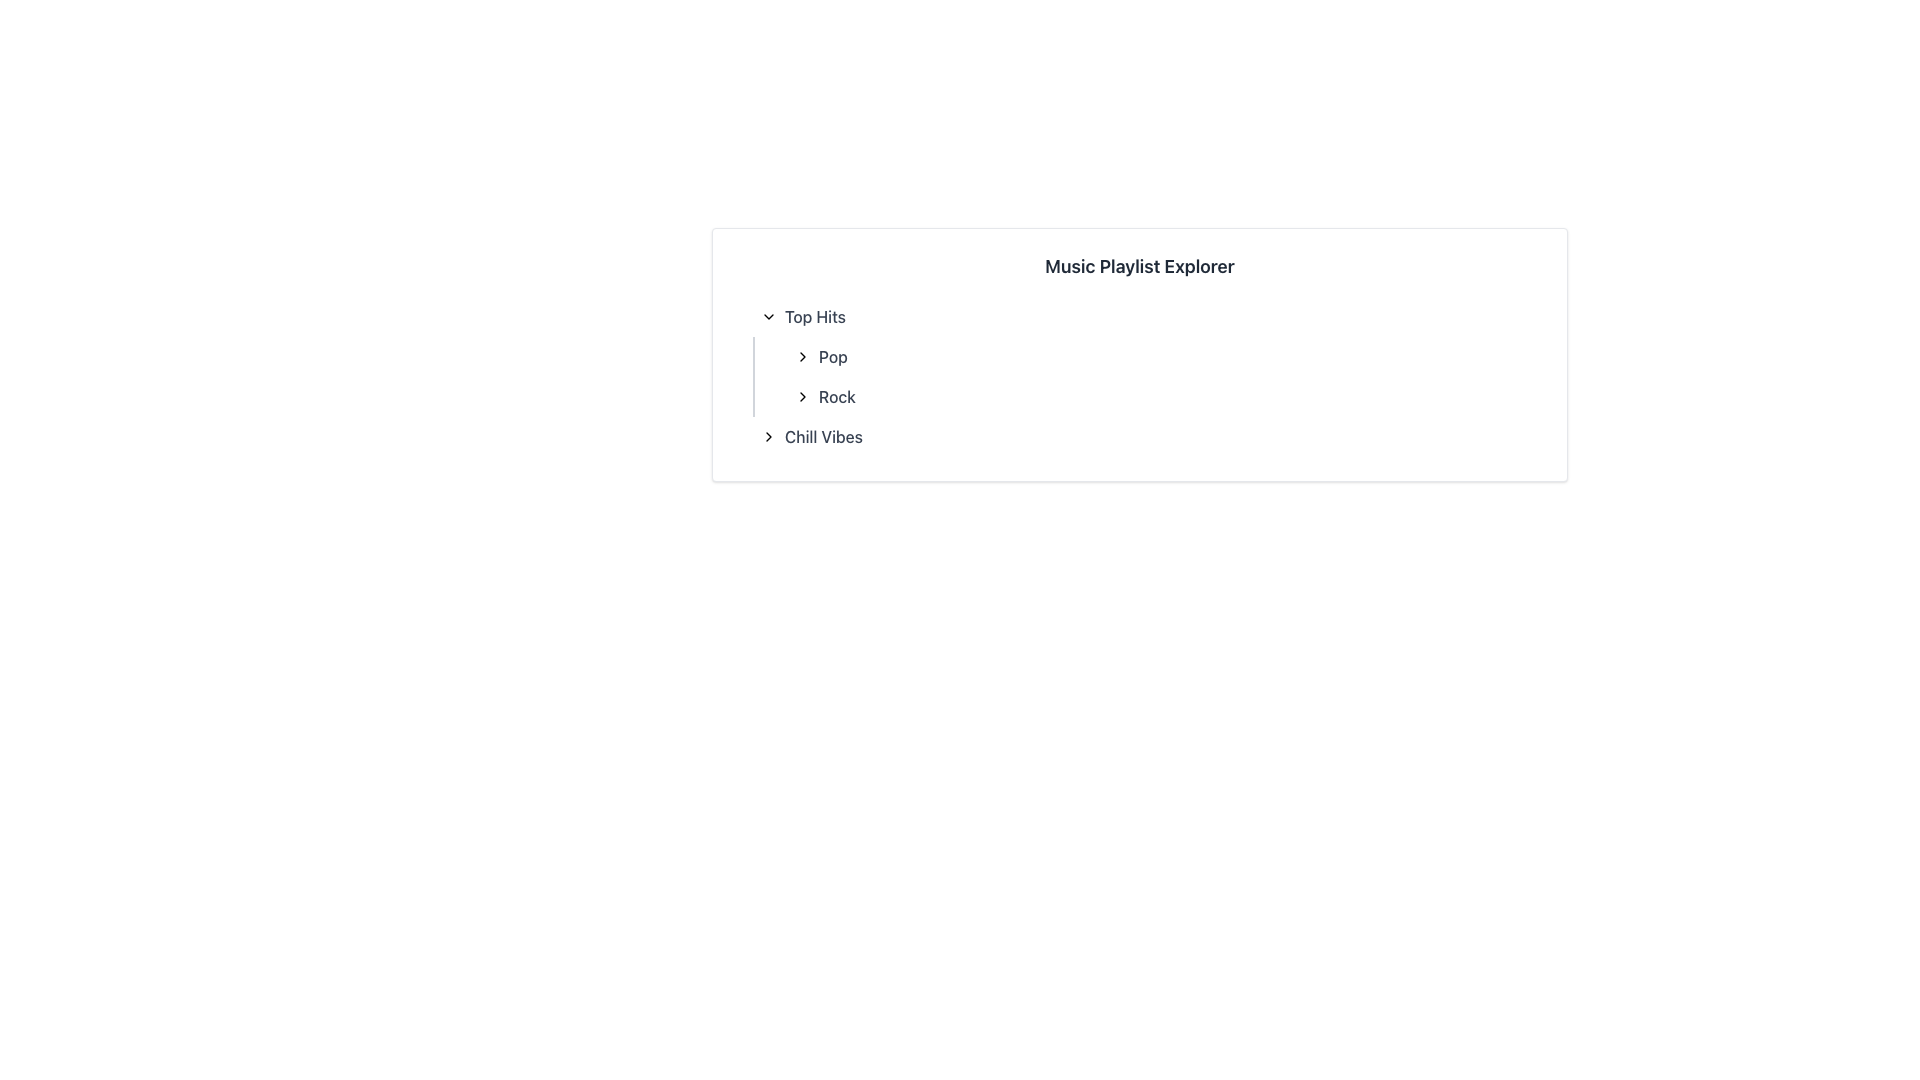 This screenshot has width=1920, height=1080. Describe the element at coordinates (767, 435) in the screenshot. I see `the toggle icon for the 'Chill Vibes' category, which is located to the left of the text and serves as a collapsible indicator` at that location.